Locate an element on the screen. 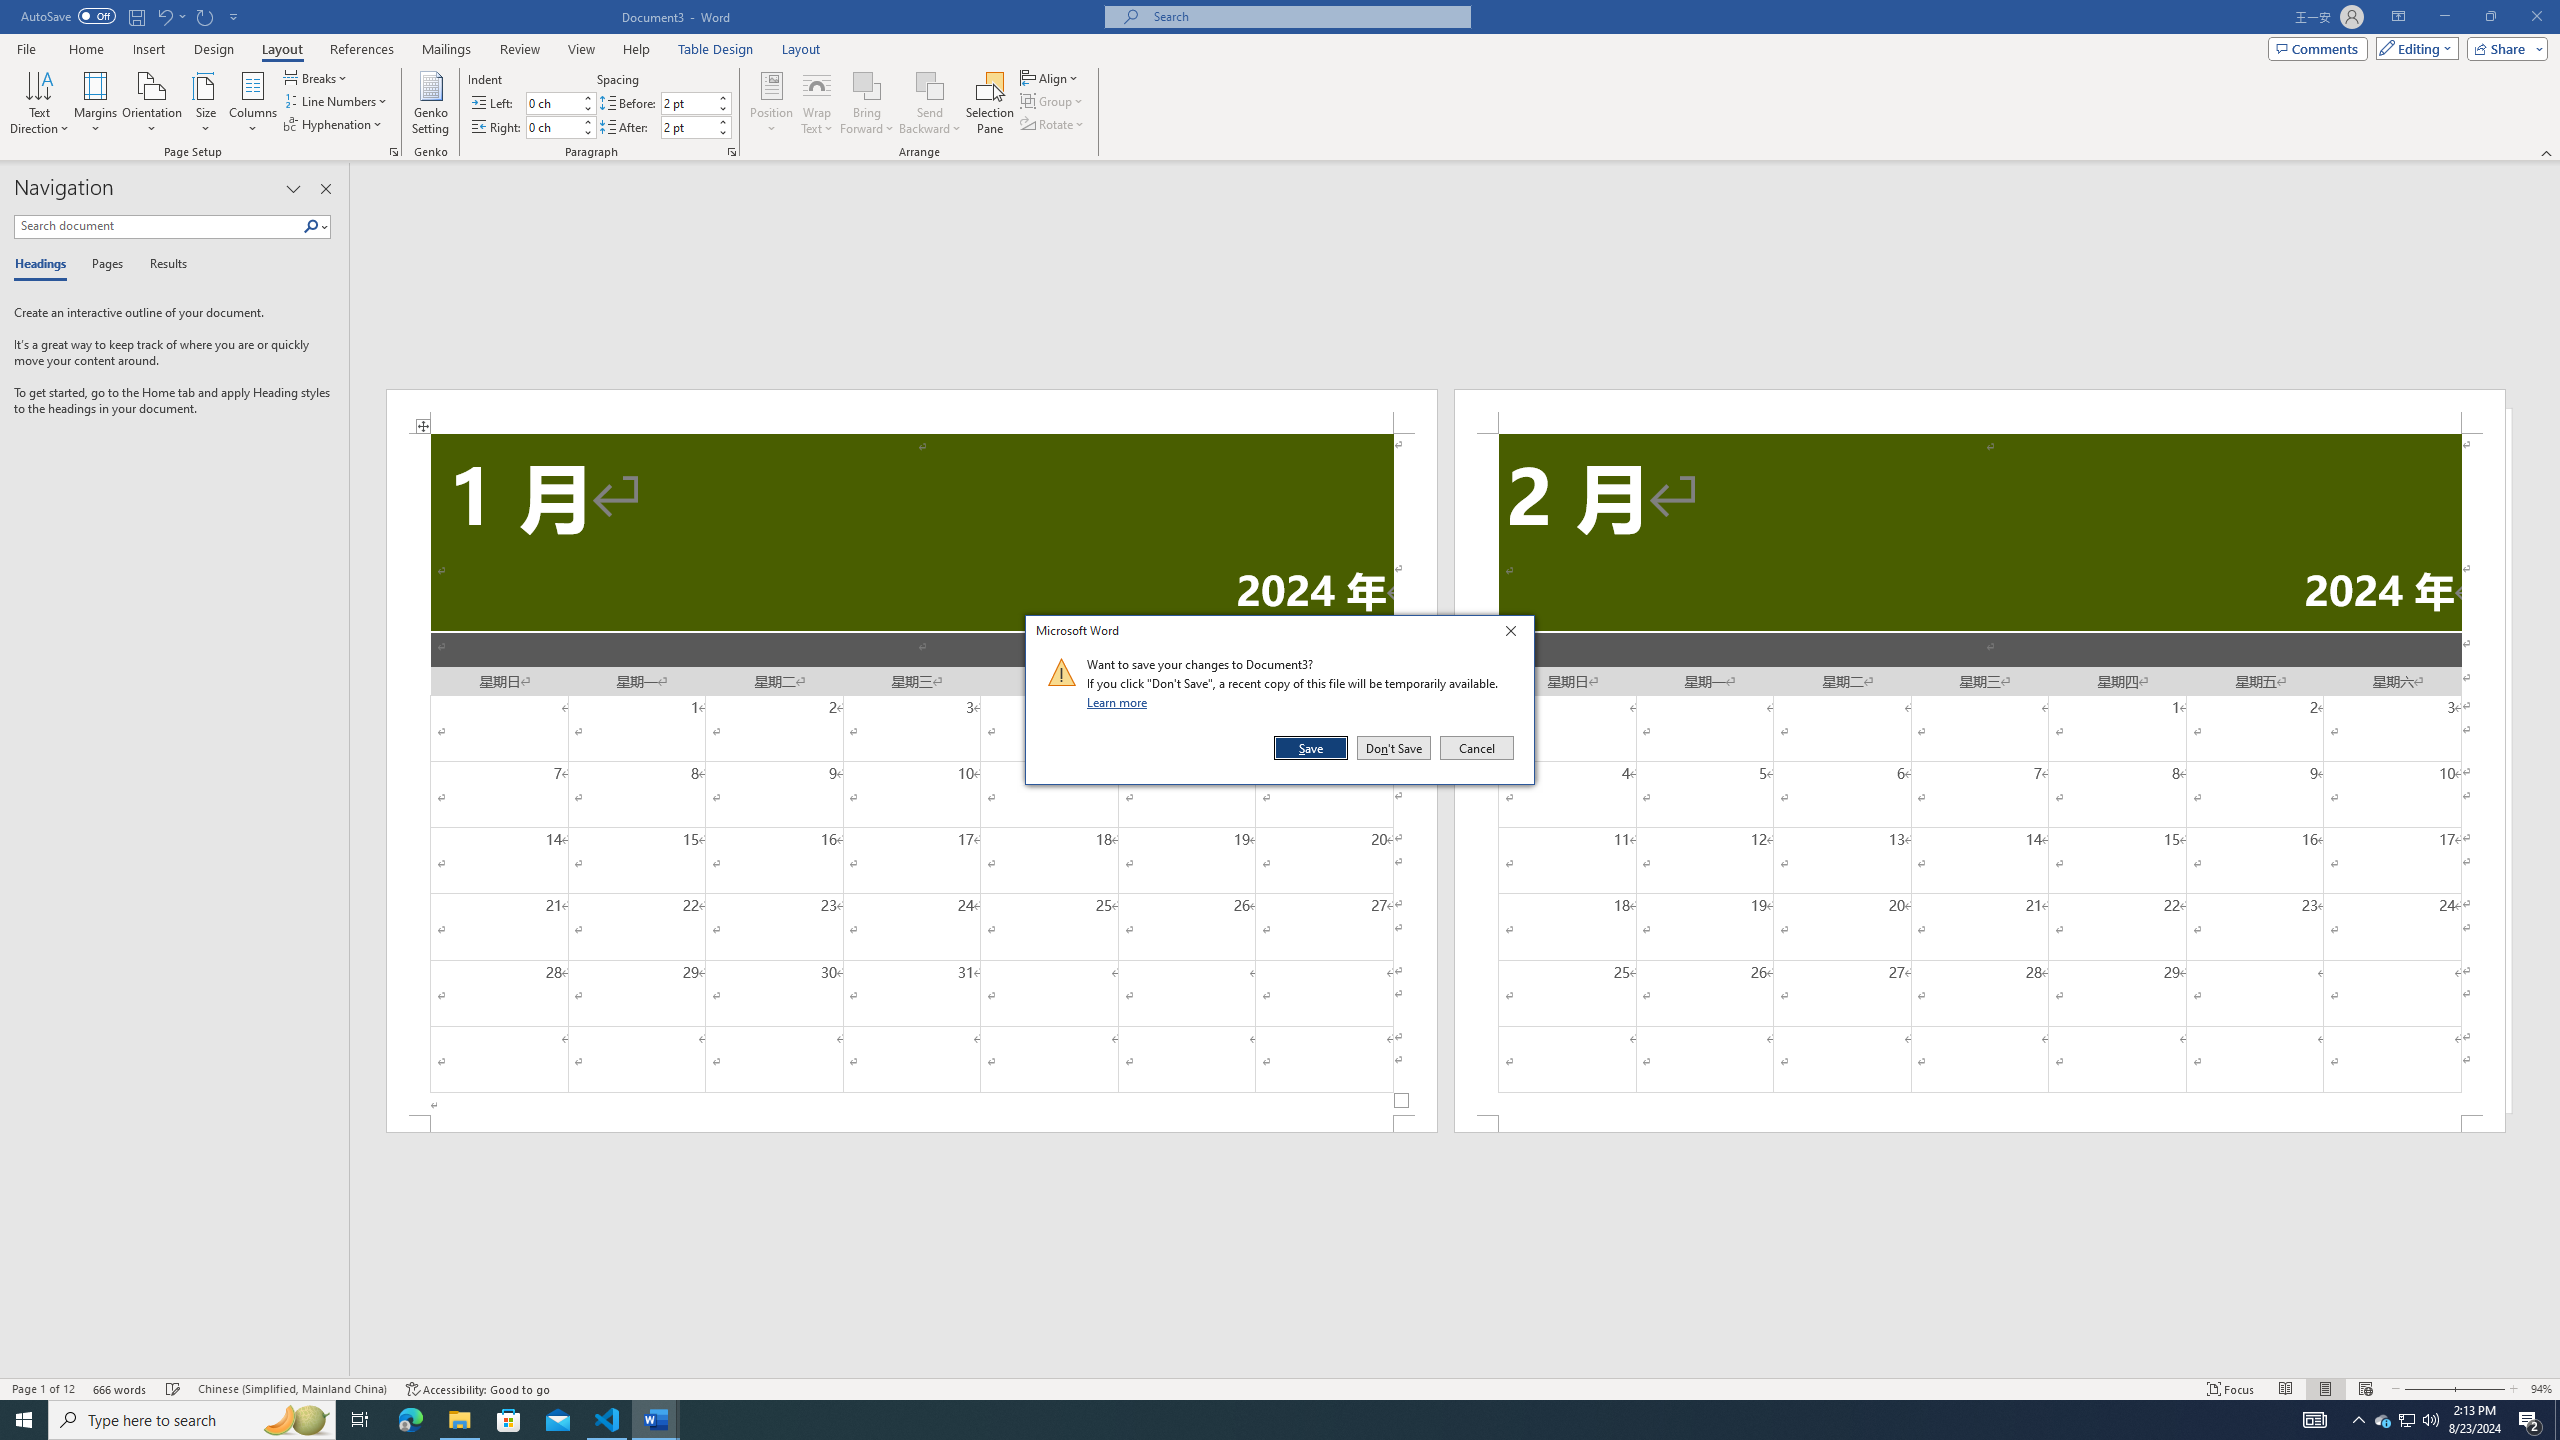 The width and height of the screenshot is (2560, 1440). 'Table Design' is located at coordinates (716, 49).